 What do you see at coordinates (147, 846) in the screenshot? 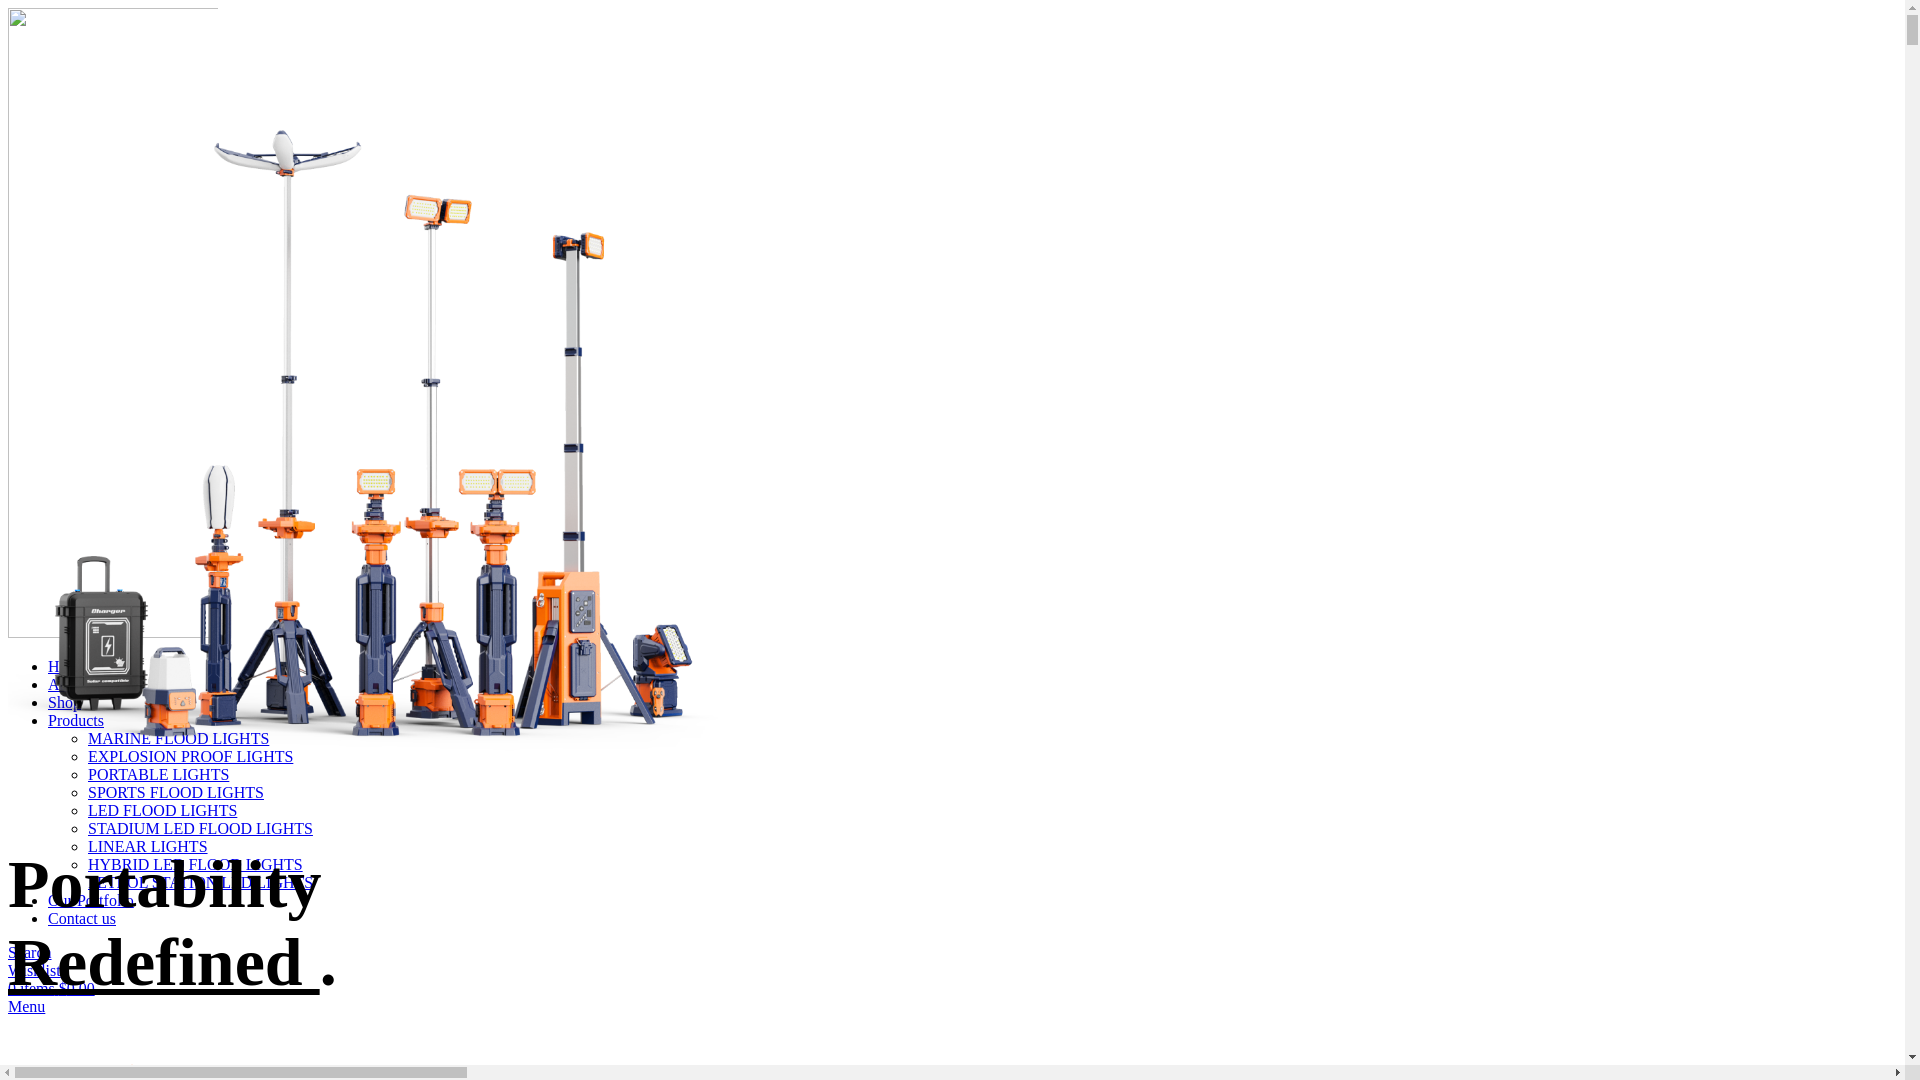
I see `'LINEAR LIGHTS'` at bounding box center [147, 846].